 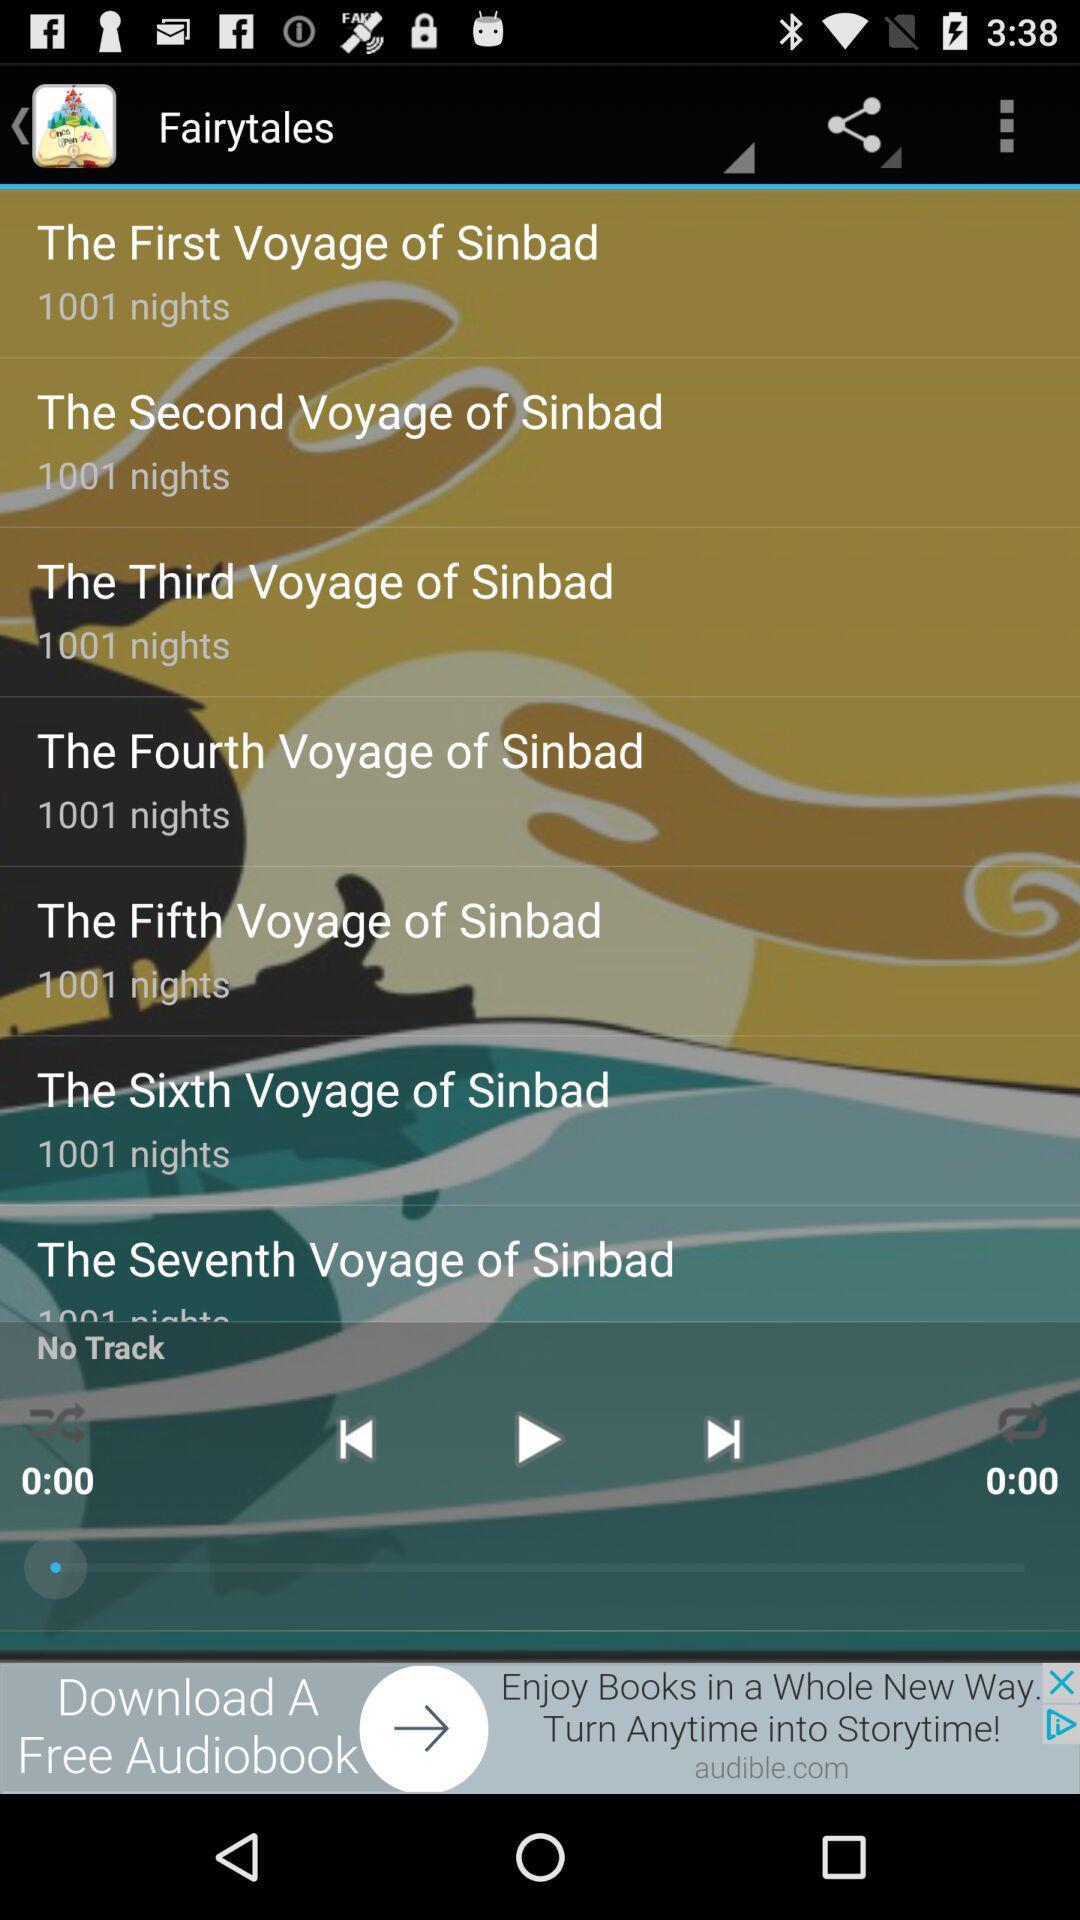 I want to click on the skip_previous icon, so click(x=354, y=1538).